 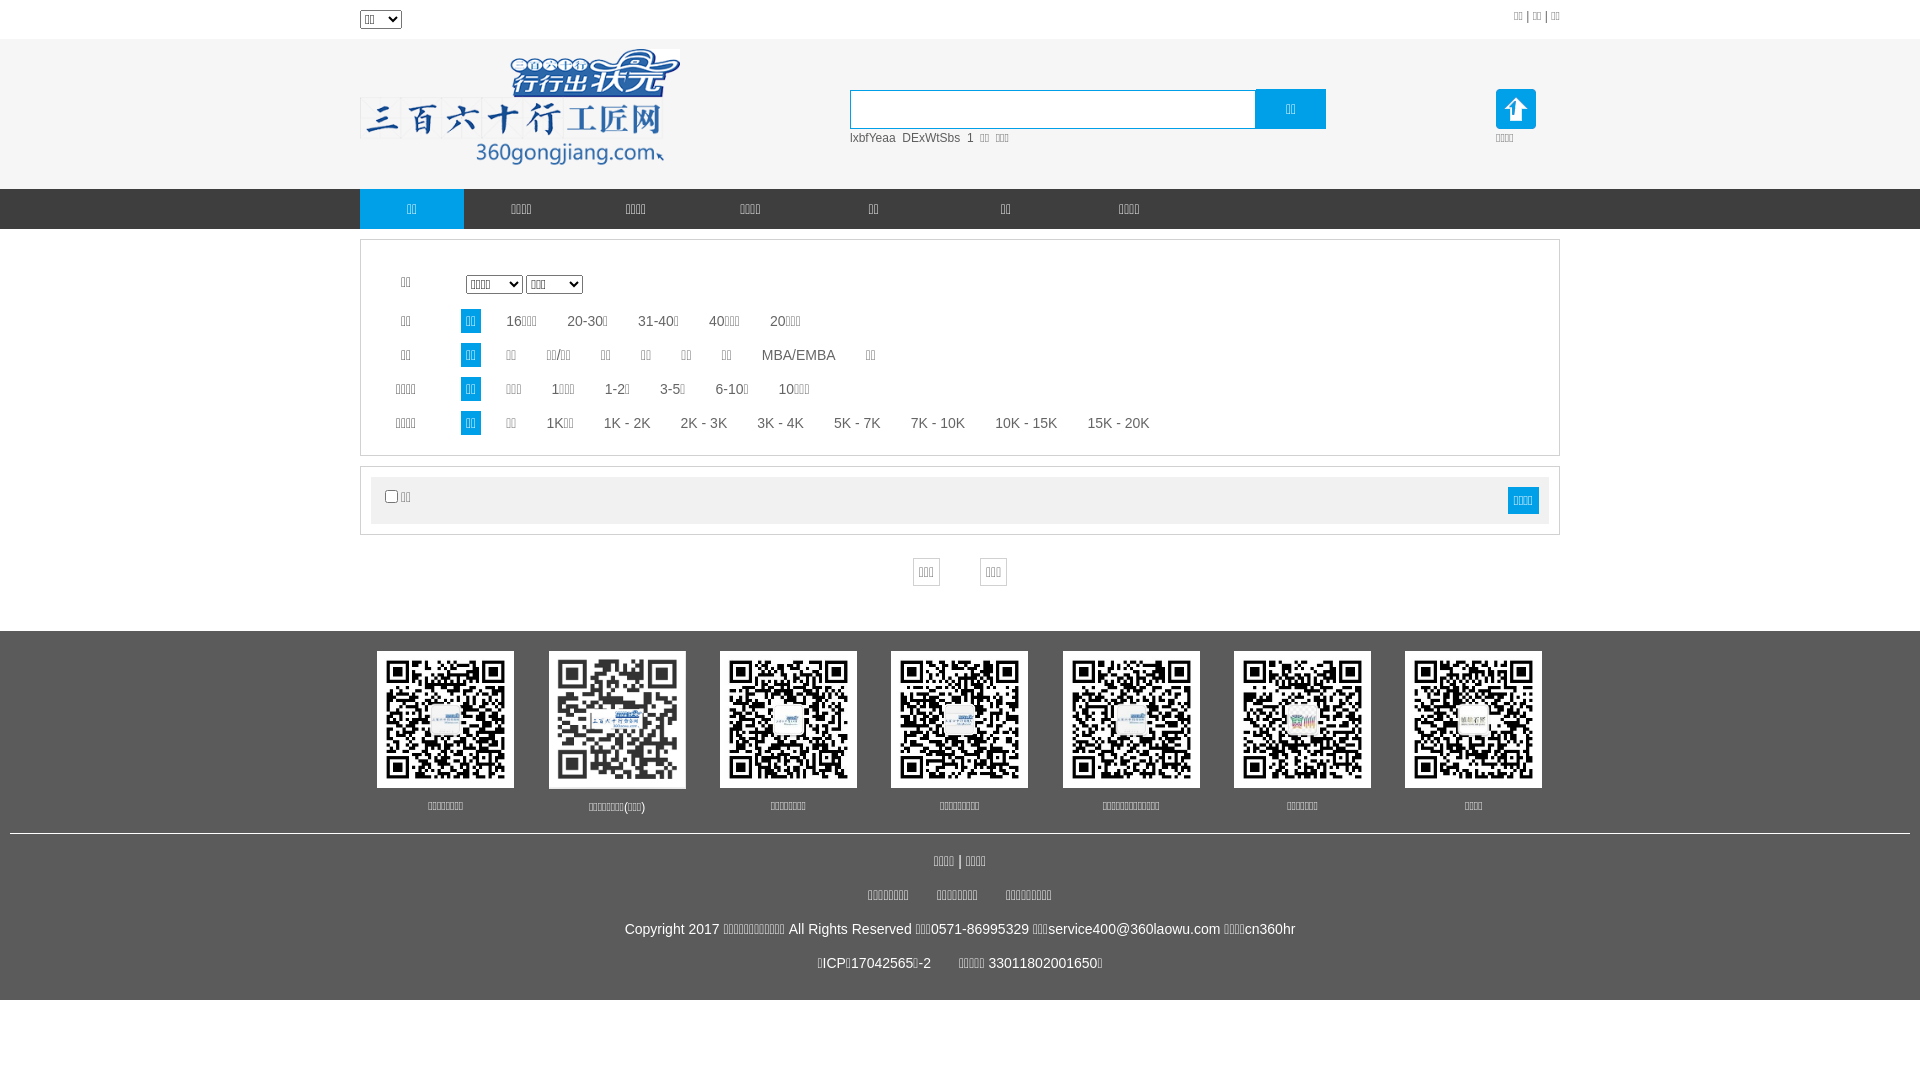 I want to click on '2K - 3K', so click(x=704, y=422).